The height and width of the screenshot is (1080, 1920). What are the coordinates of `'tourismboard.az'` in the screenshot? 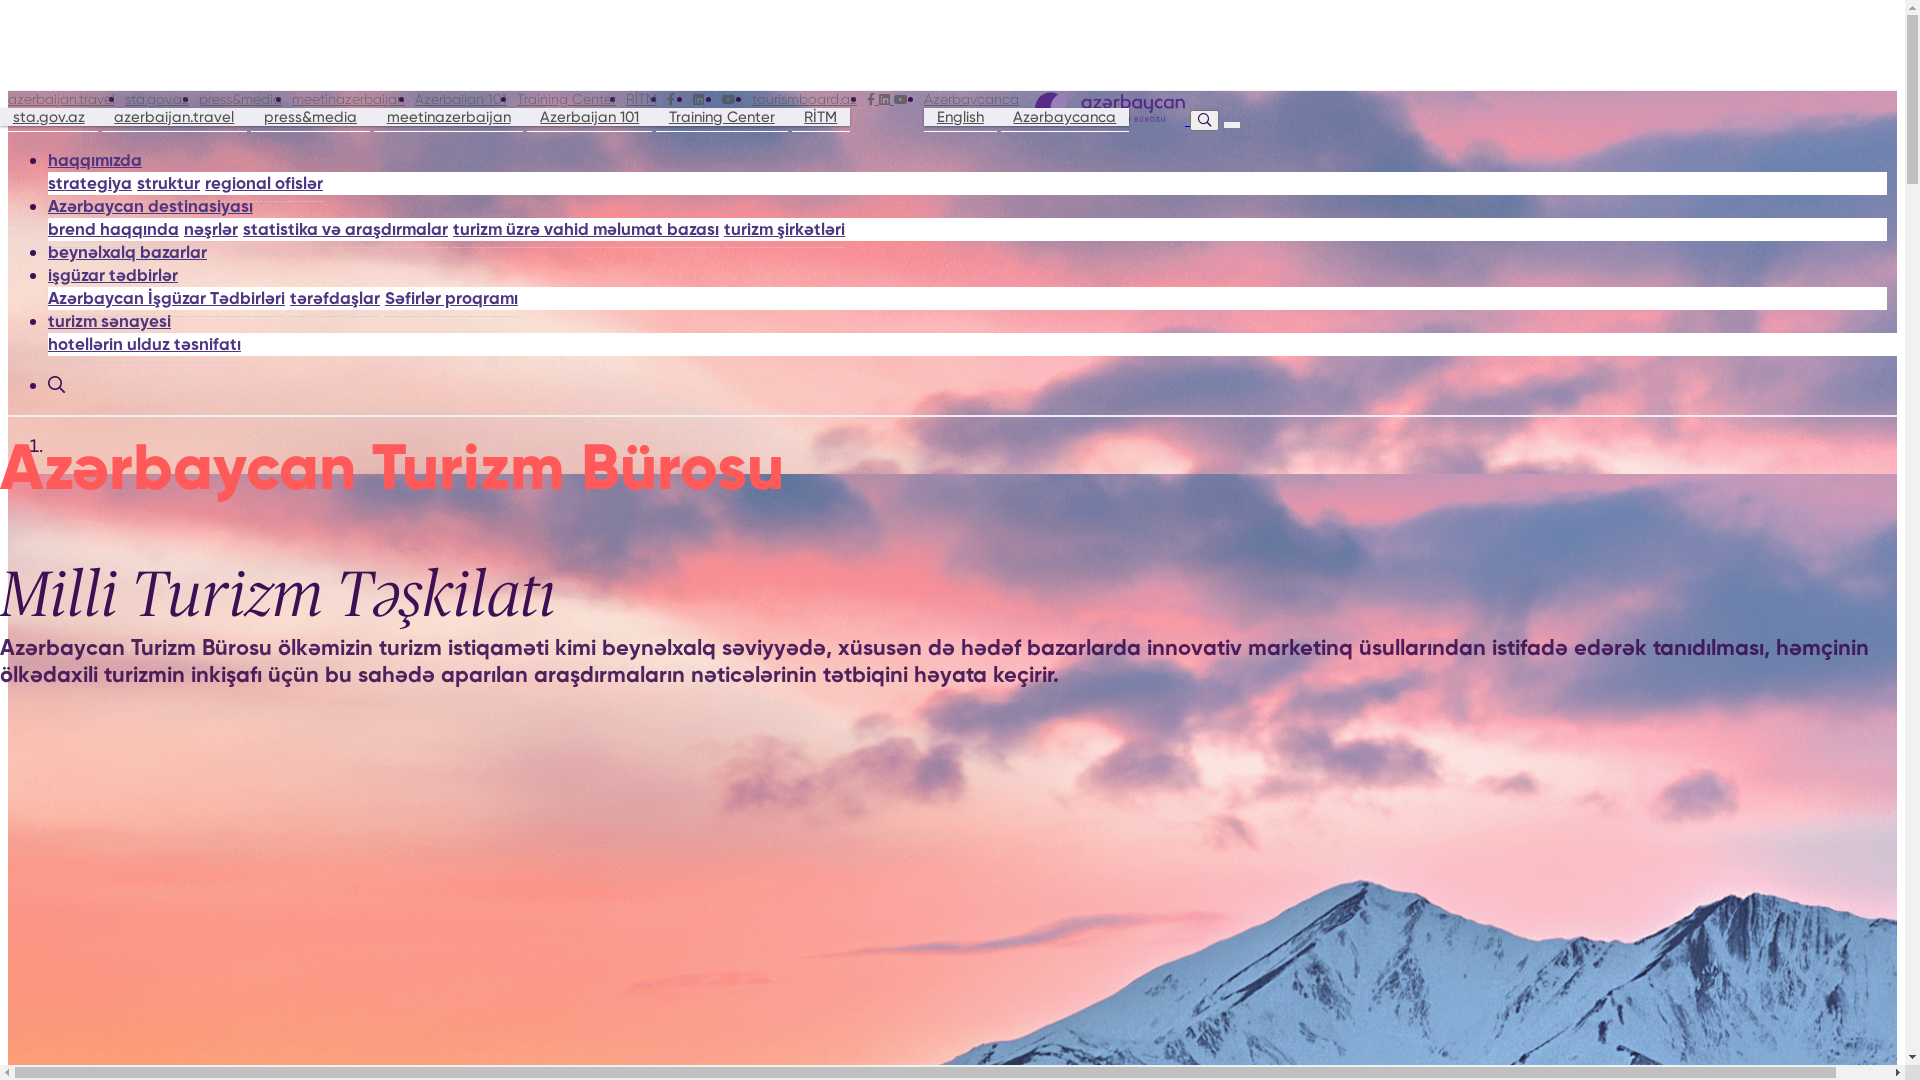 It's located at (804, 99).